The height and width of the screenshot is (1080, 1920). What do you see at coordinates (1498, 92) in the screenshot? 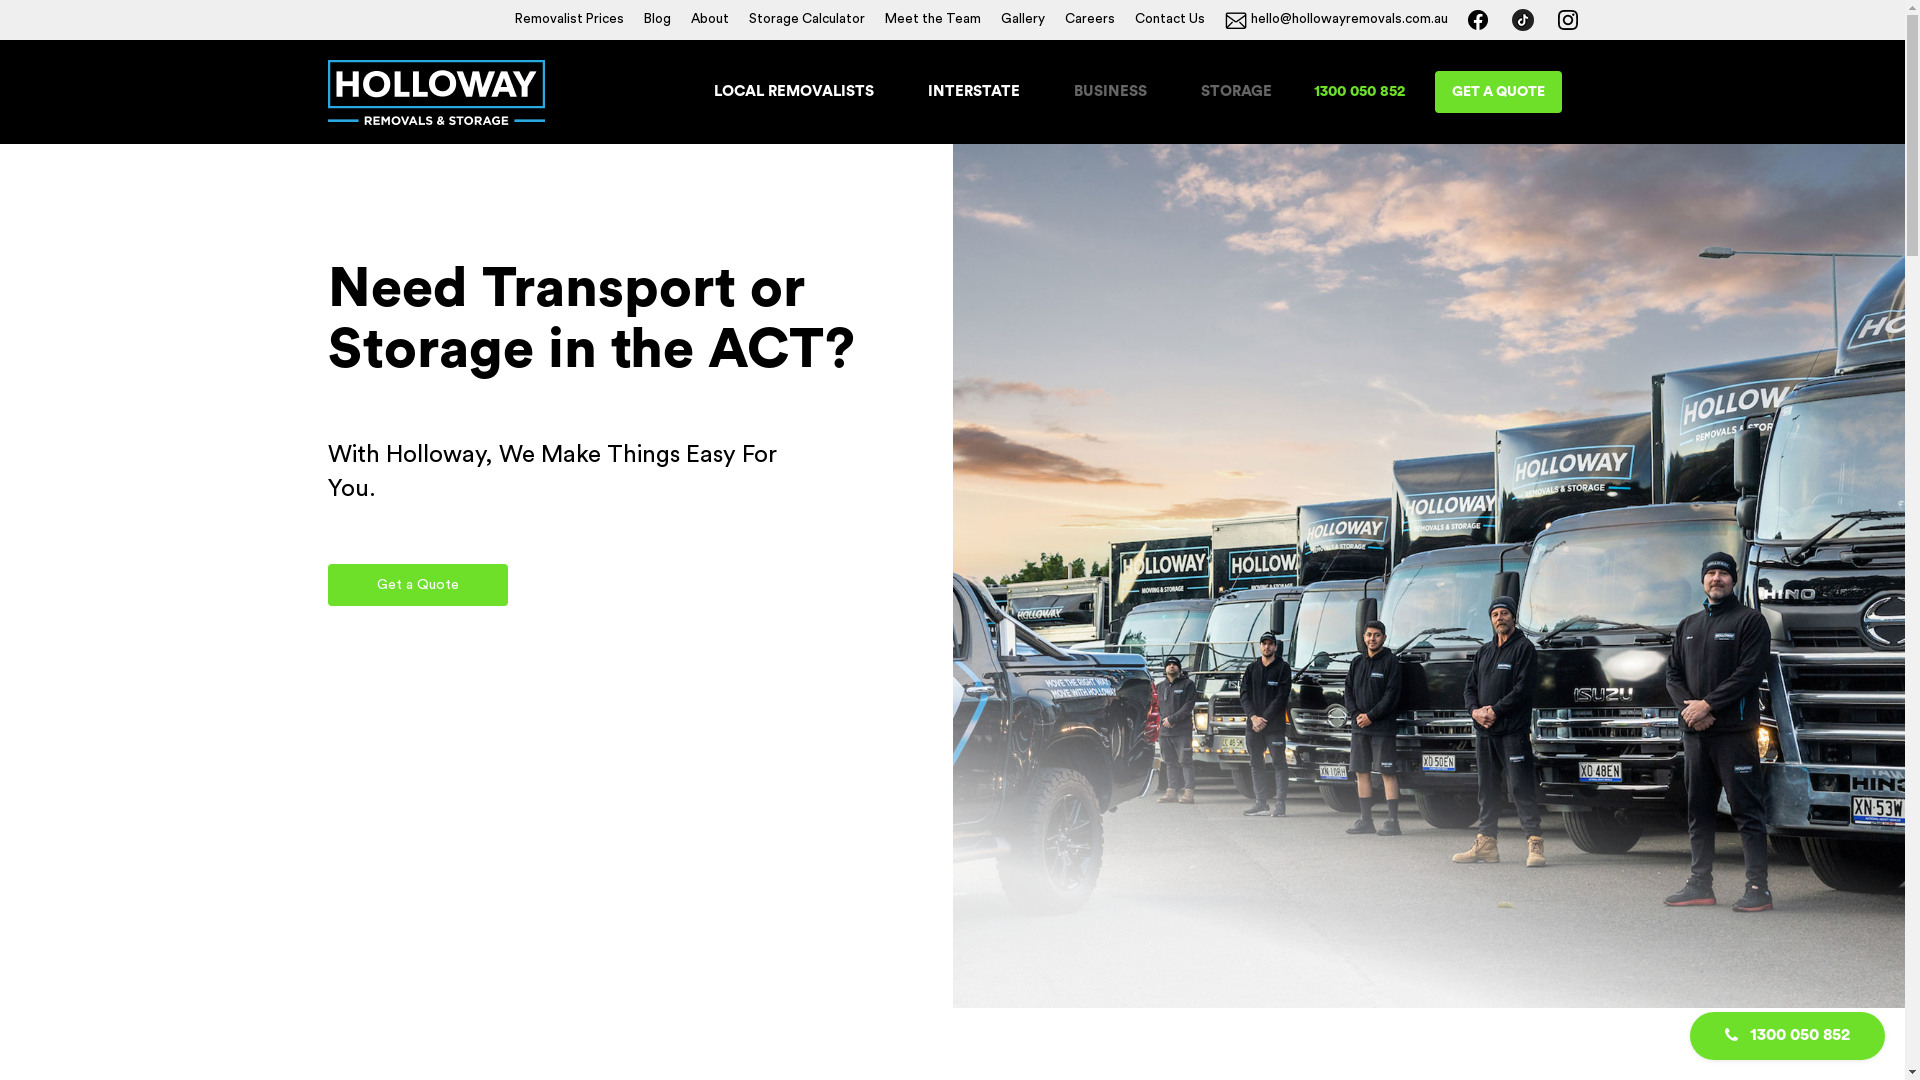
I see `'GET A QUOTE'` at bounding box center [1498, 92].